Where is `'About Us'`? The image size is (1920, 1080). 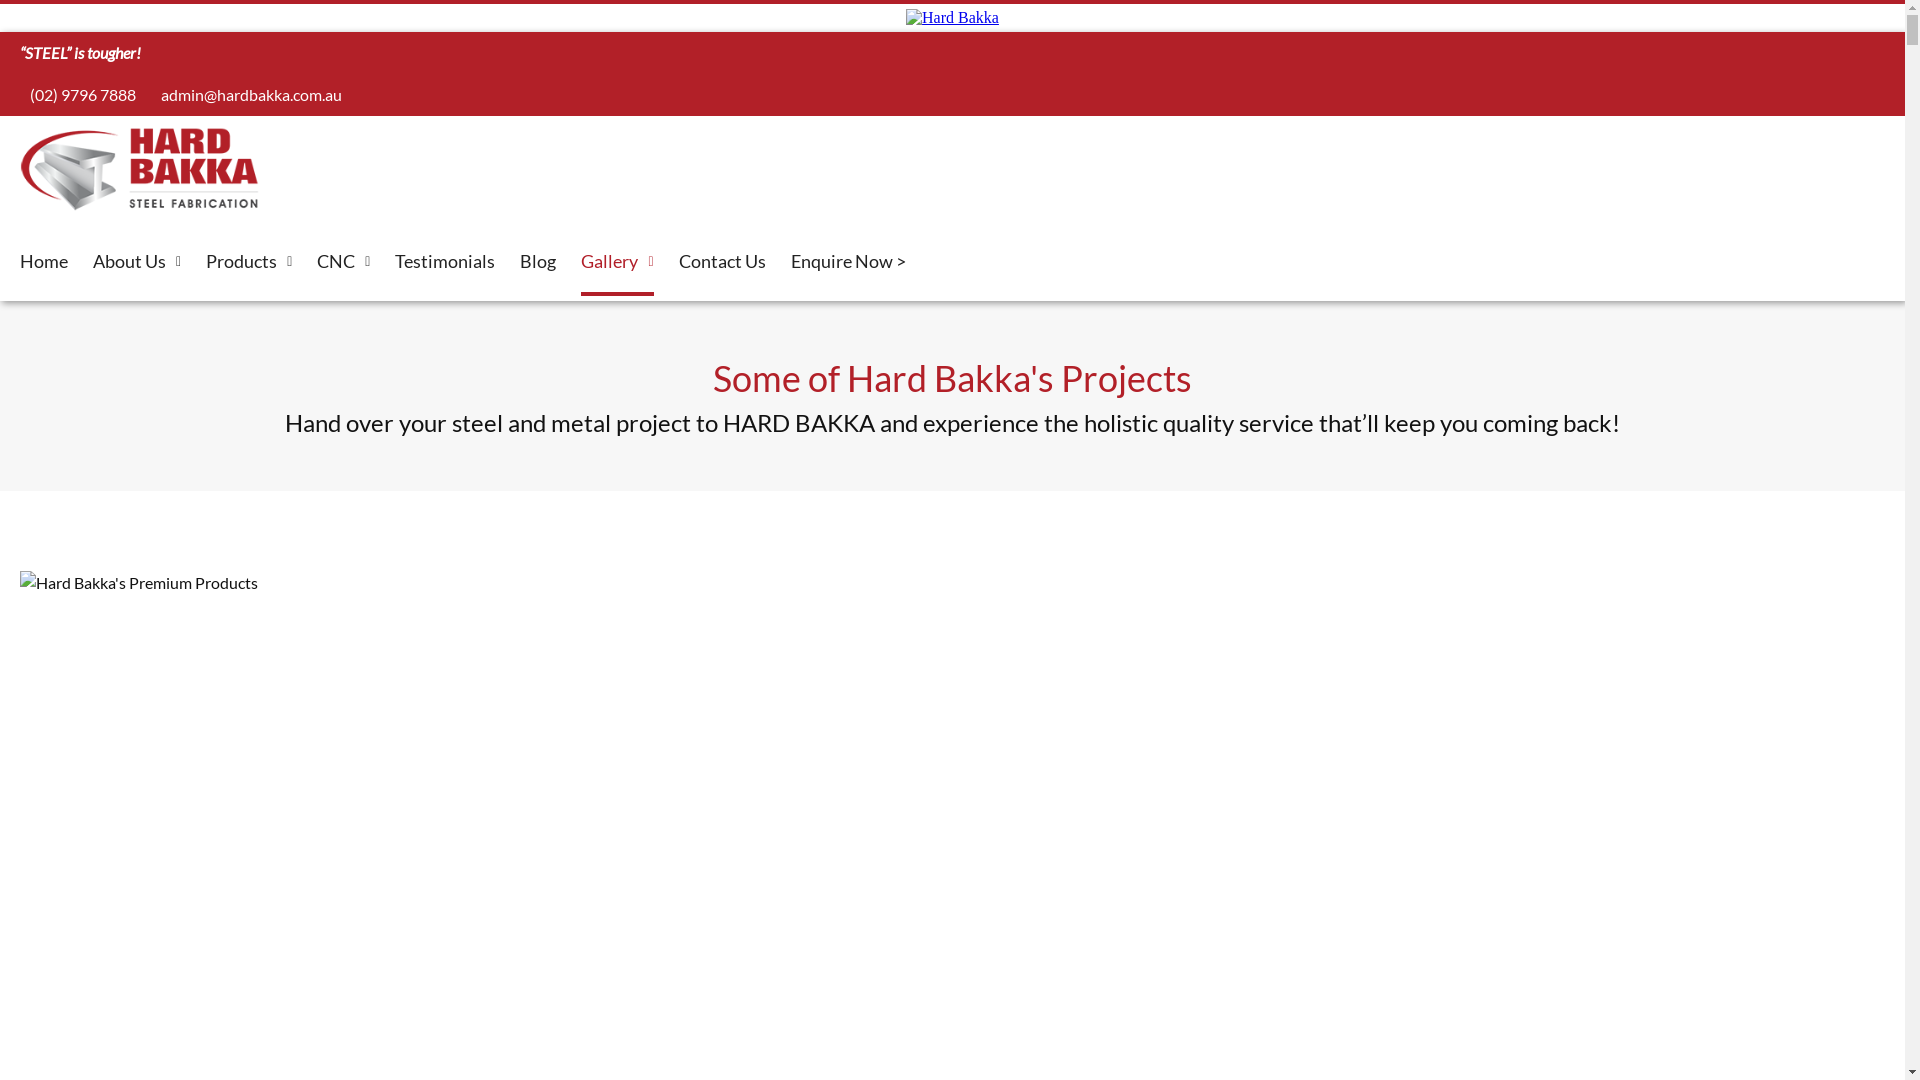 'About Us' is located at coordinates (136, 262).